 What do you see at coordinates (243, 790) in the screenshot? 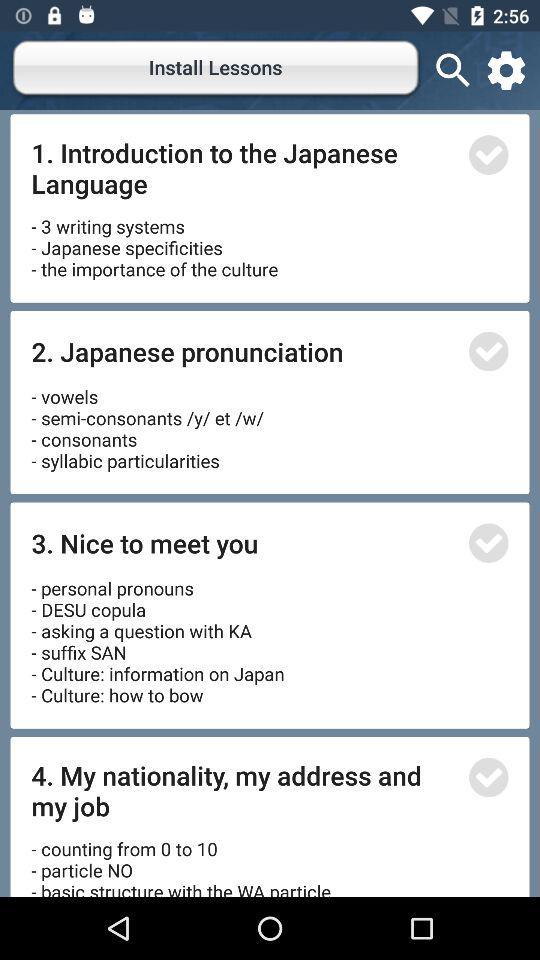
I see `the item below the personal pronouns desu` at bounding box center [243, 790].